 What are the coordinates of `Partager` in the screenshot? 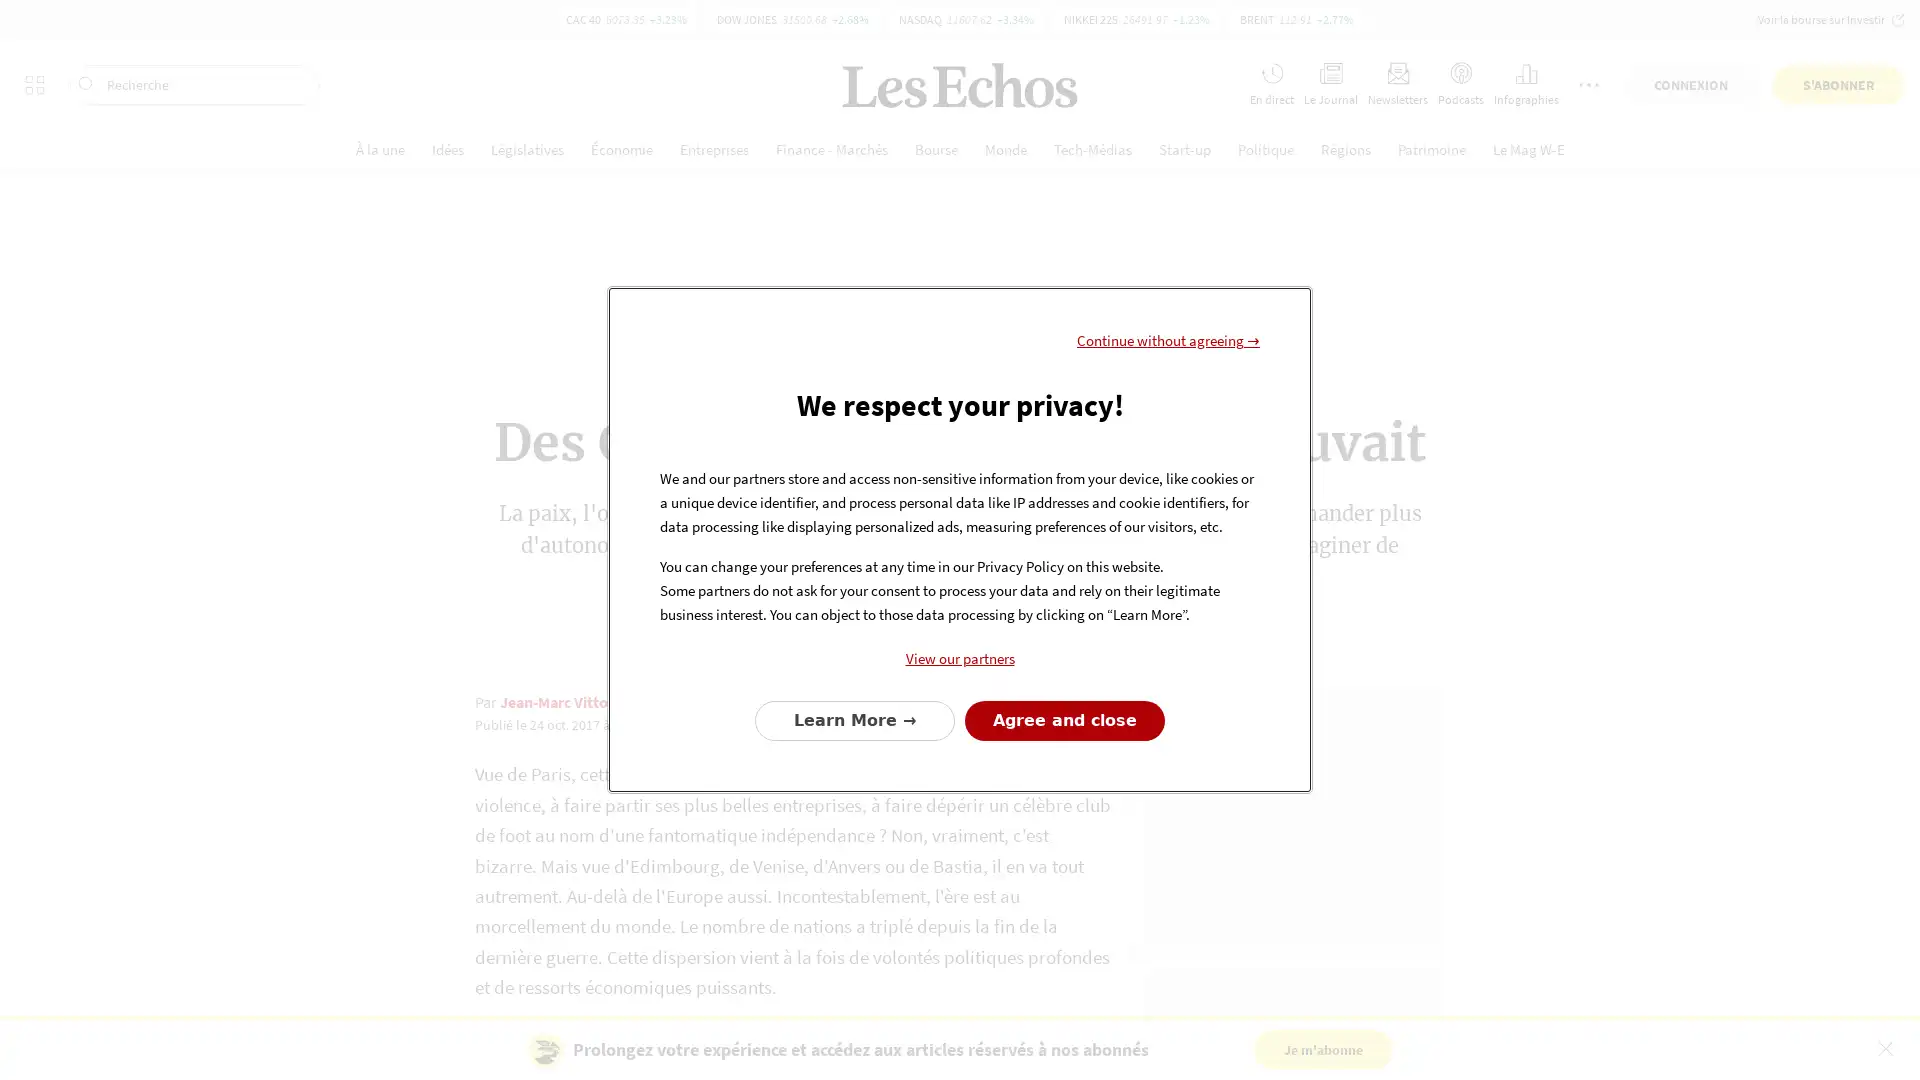 It's located at (1005, 639).